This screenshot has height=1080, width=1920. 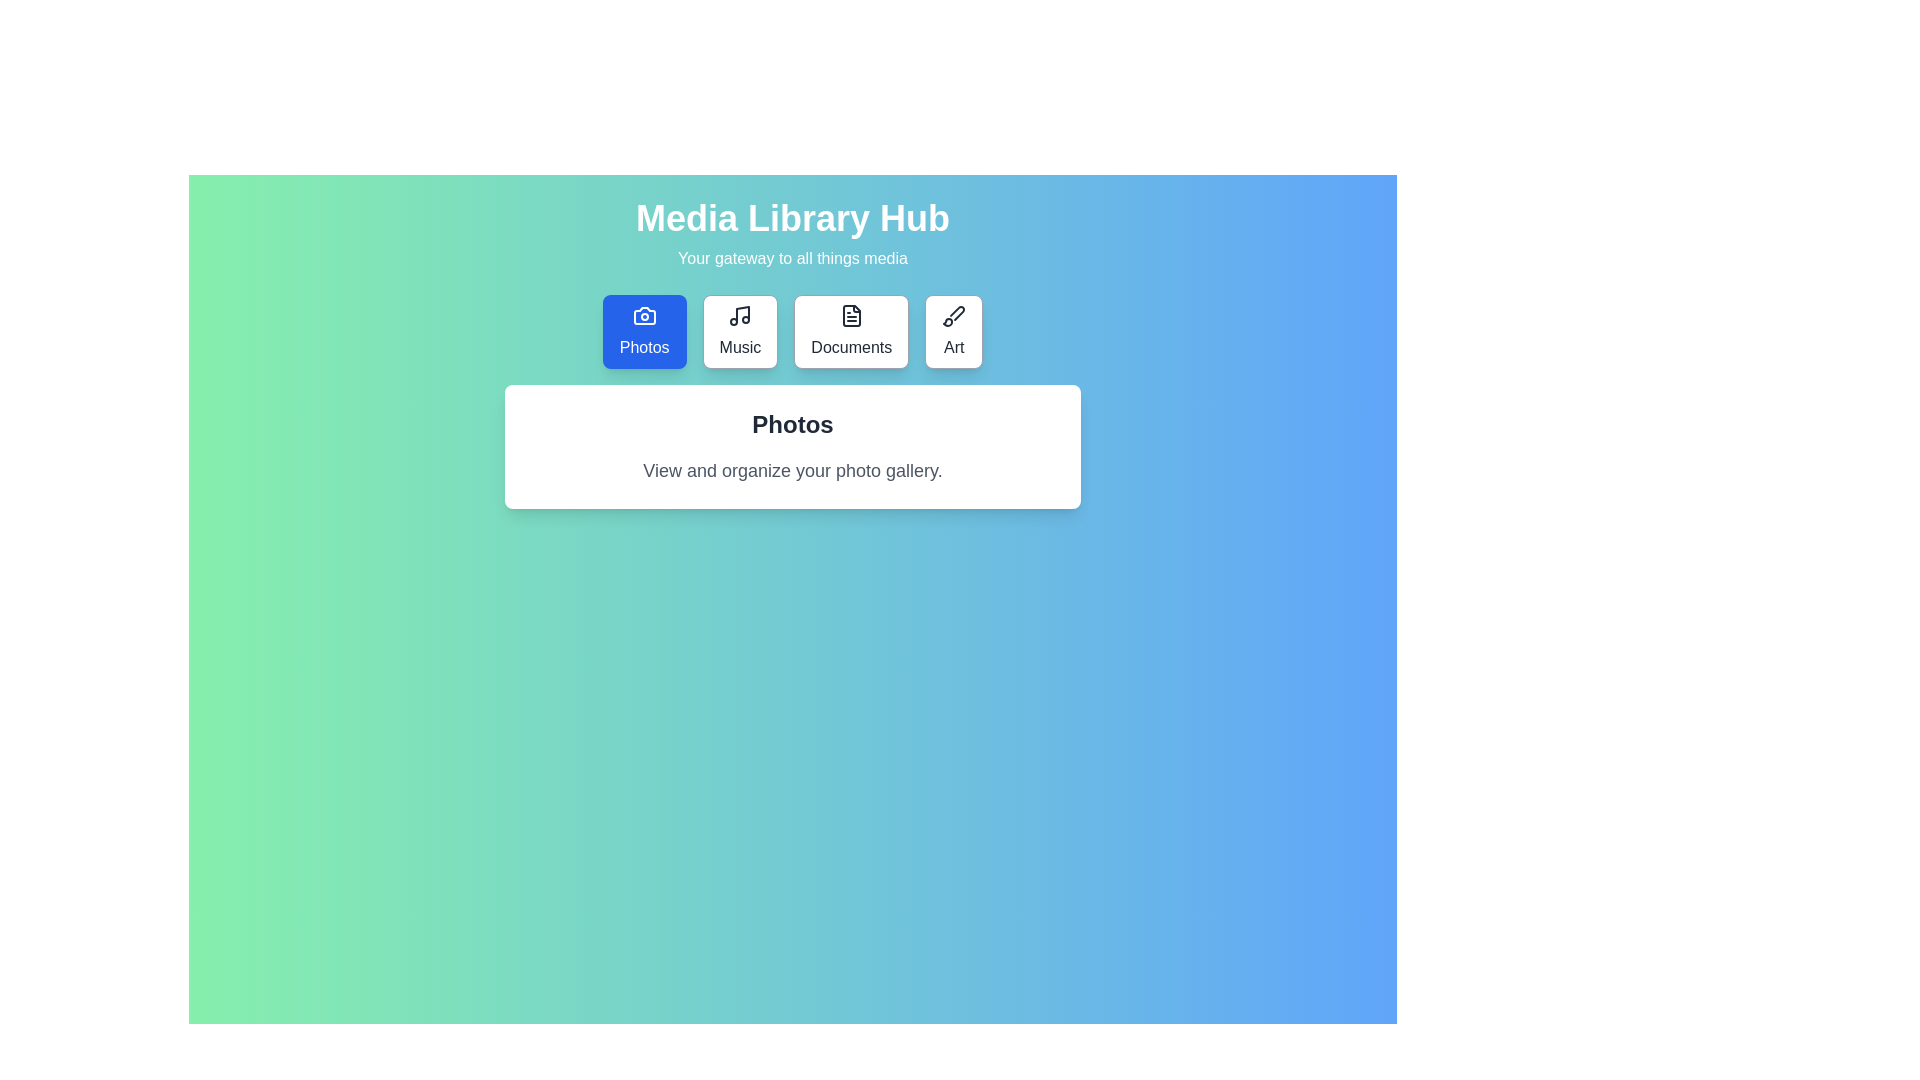 I want to click on the Art tab to view its content, so click(x=953, y=330).